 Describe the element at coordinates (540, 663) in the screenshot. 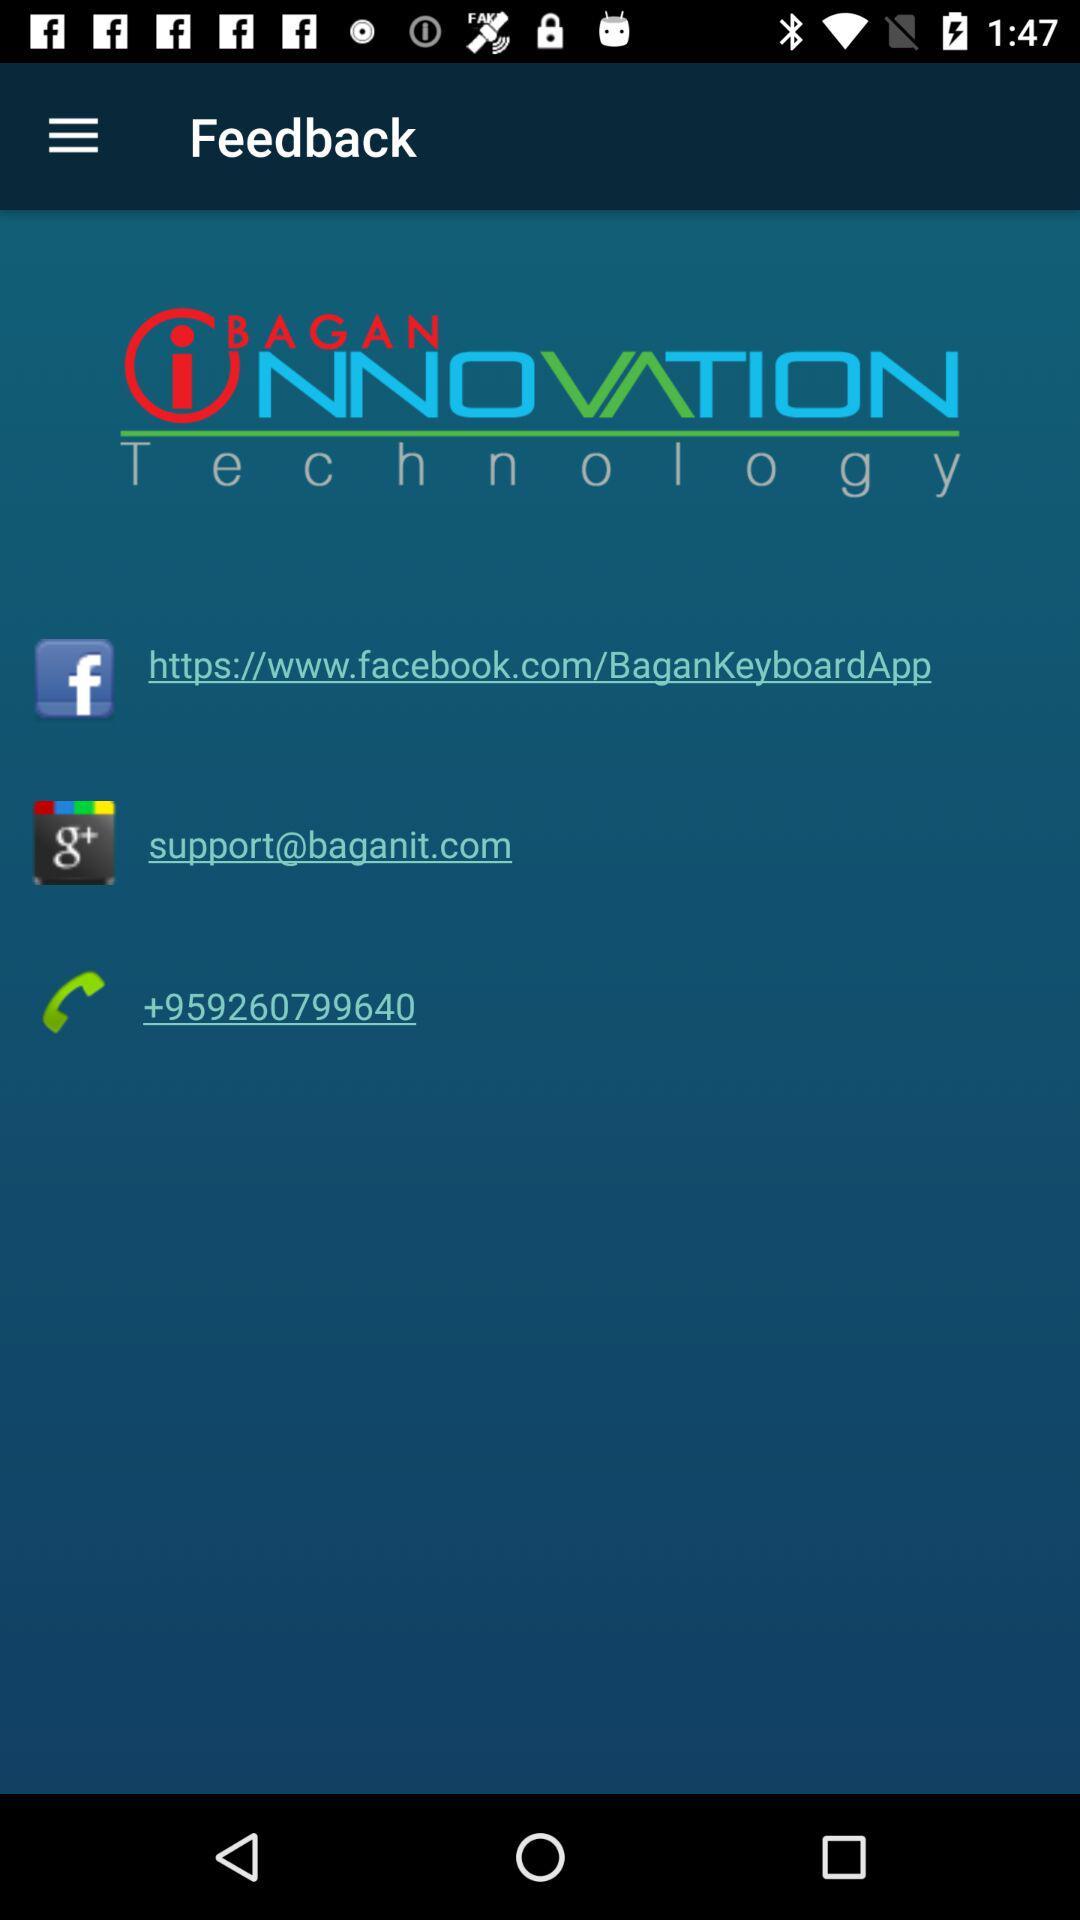

I see `icon at the center` at that location.